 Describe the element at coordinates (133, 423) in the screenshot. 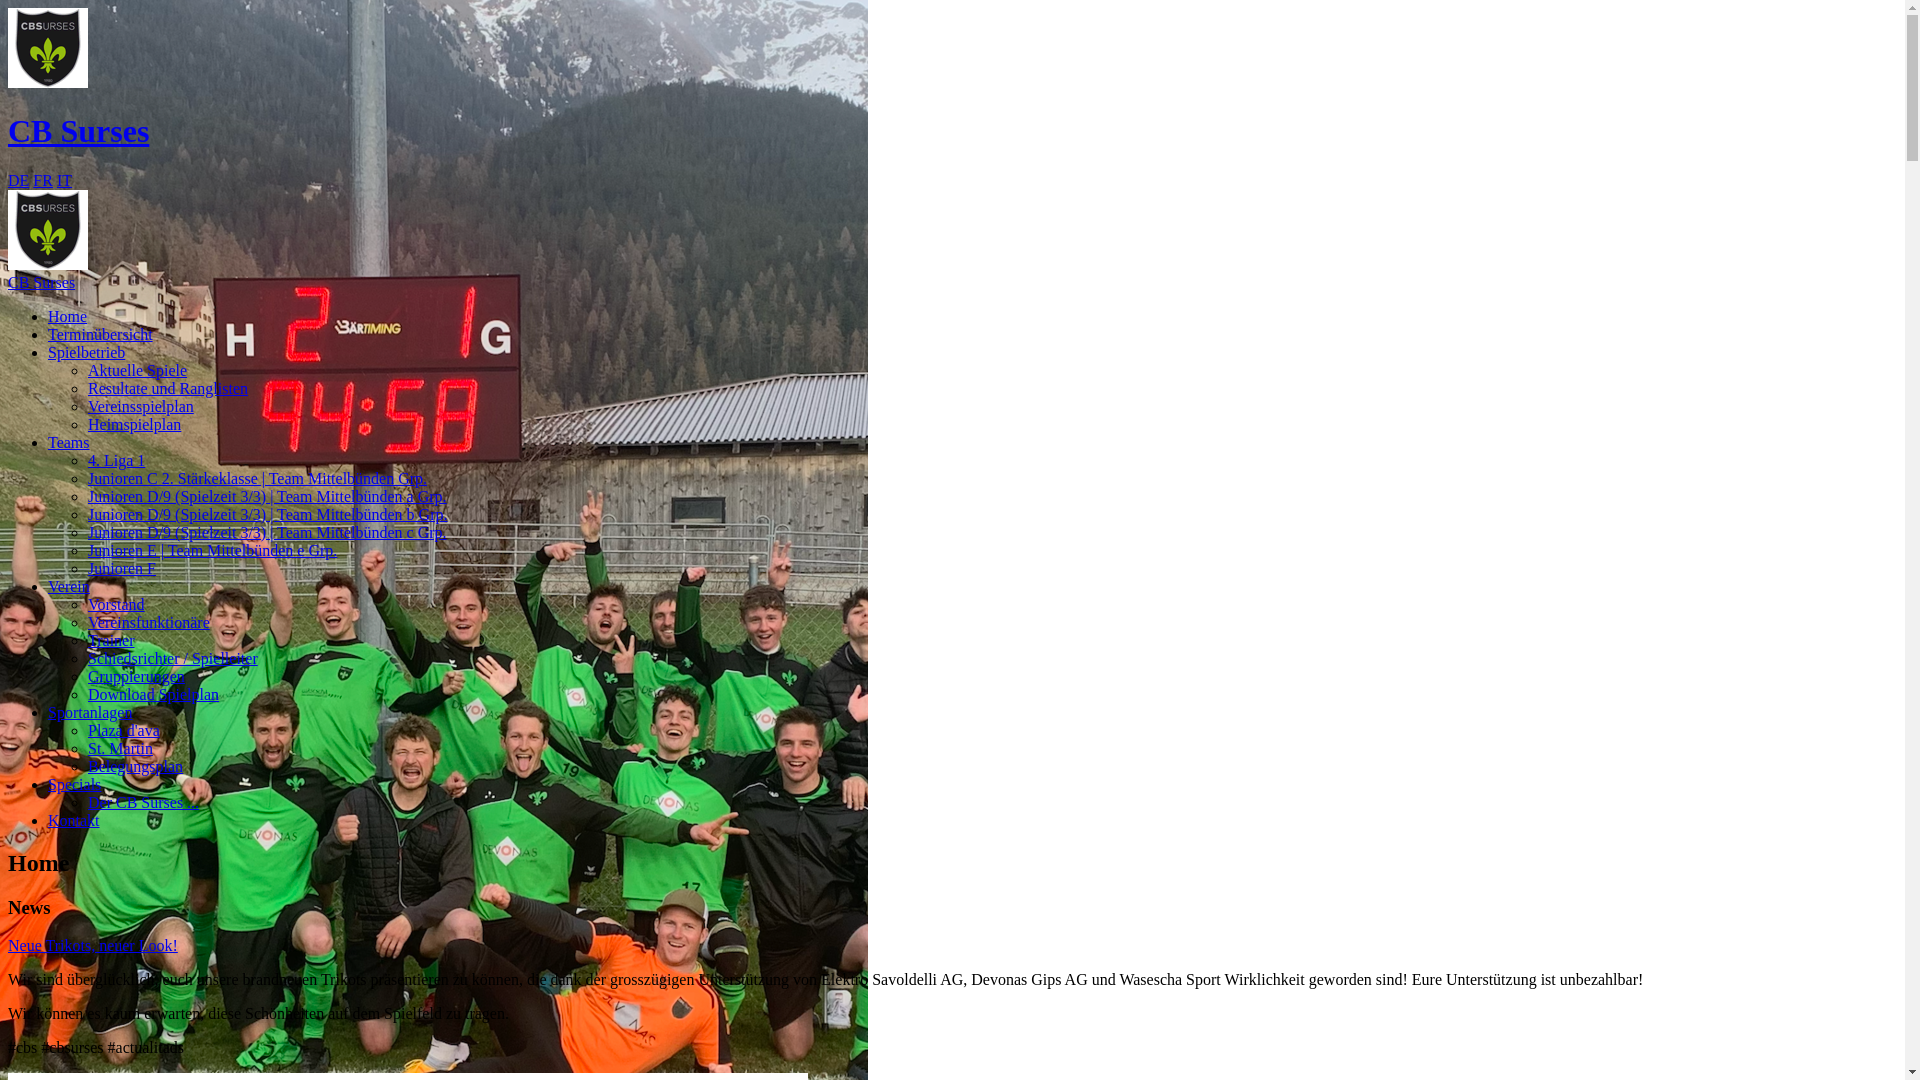

I see `'Heimspielplan'` at that location.